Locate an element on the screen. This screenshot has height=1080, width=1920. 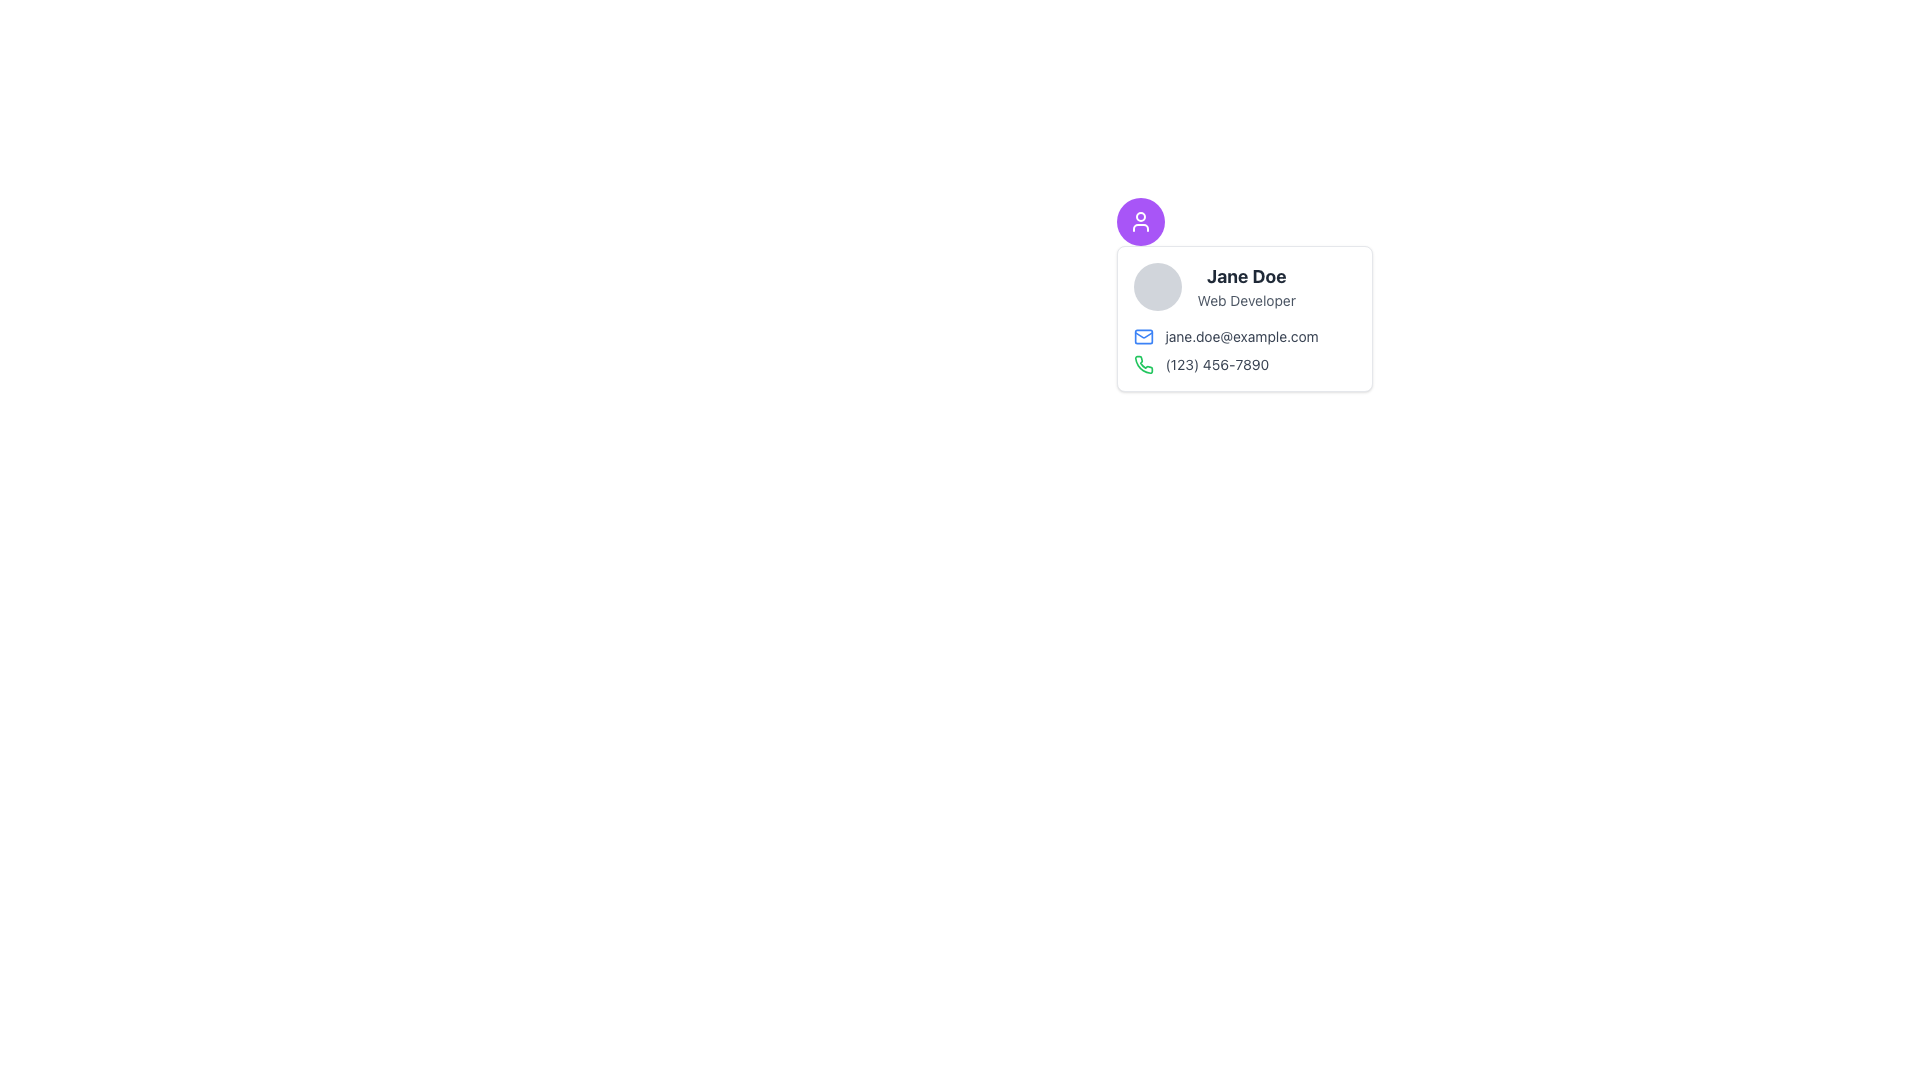
the phone text in the Contact Information Block, which displays an icon and phone number below the user's name 'Jane Doe Web Developer' is located at coordinates (1243, 350).